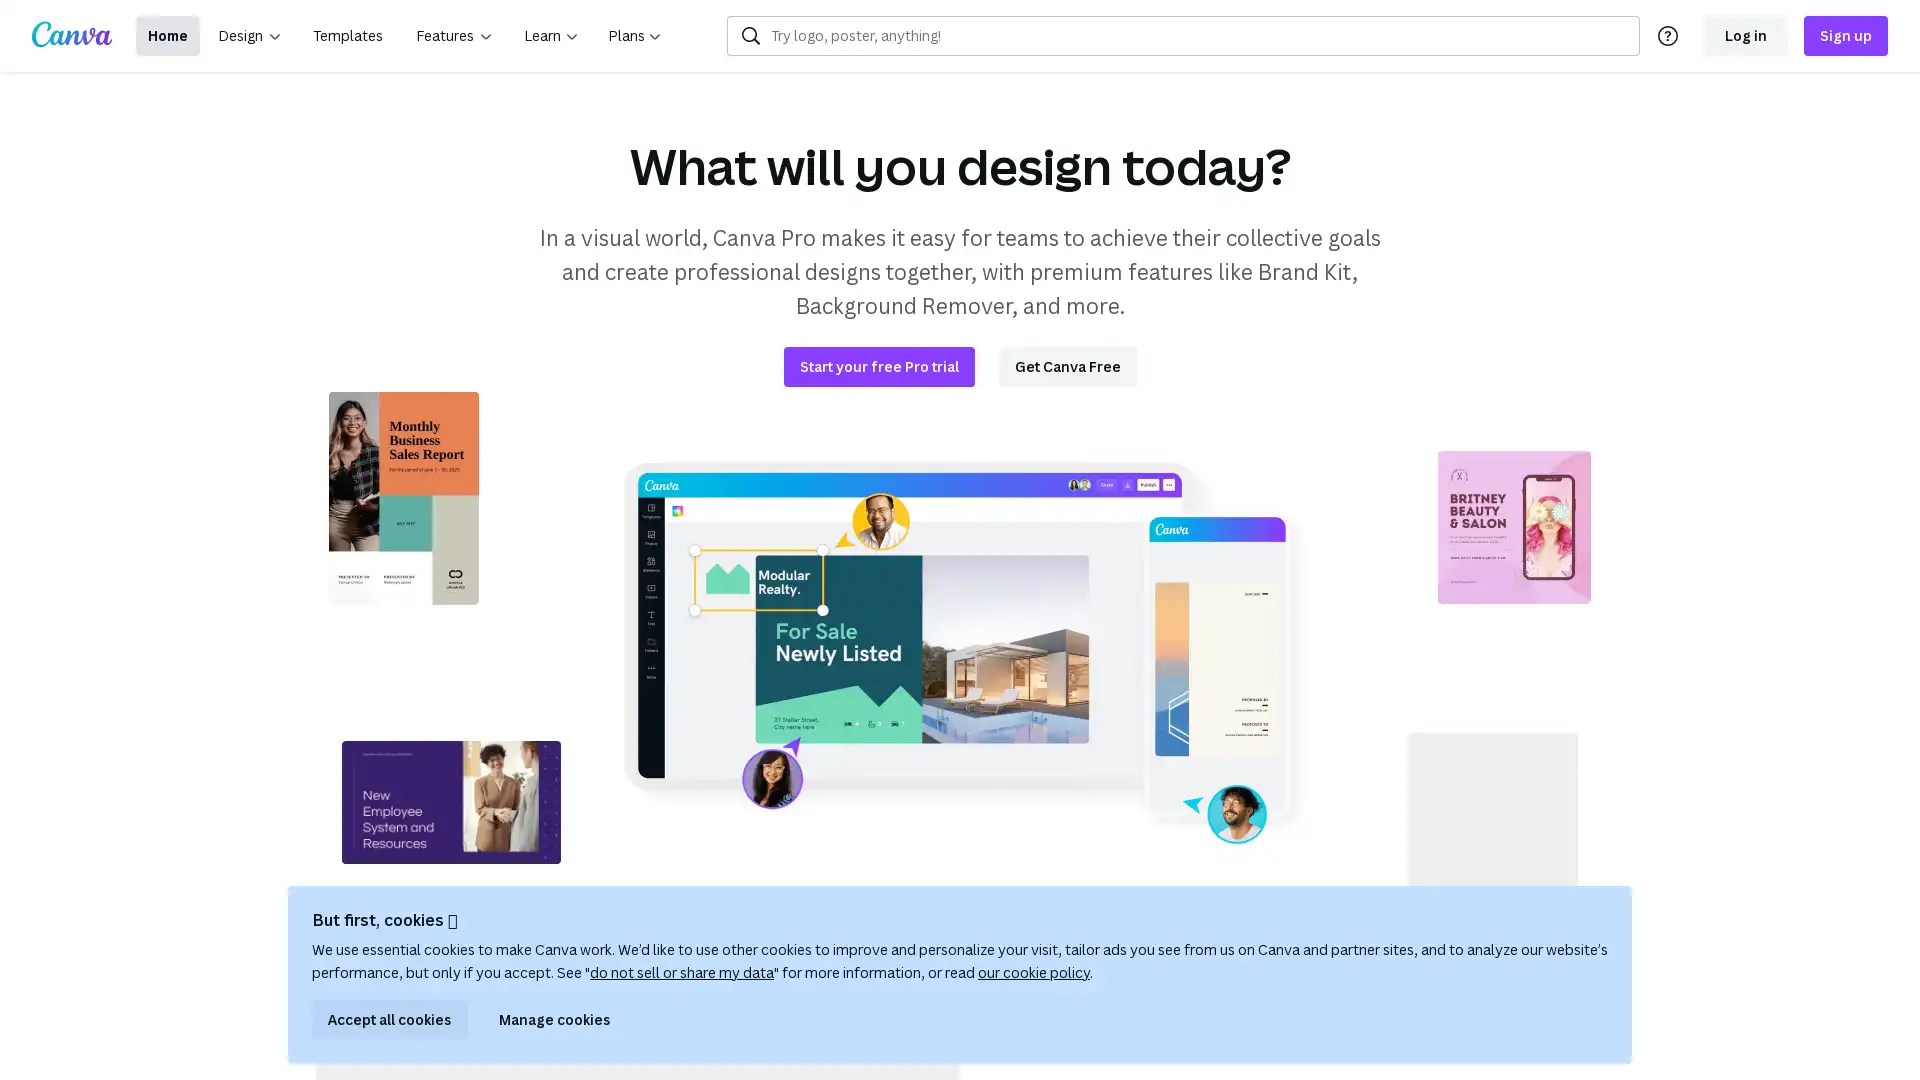  I want to click on Manage cookies, so click(554, 1019).